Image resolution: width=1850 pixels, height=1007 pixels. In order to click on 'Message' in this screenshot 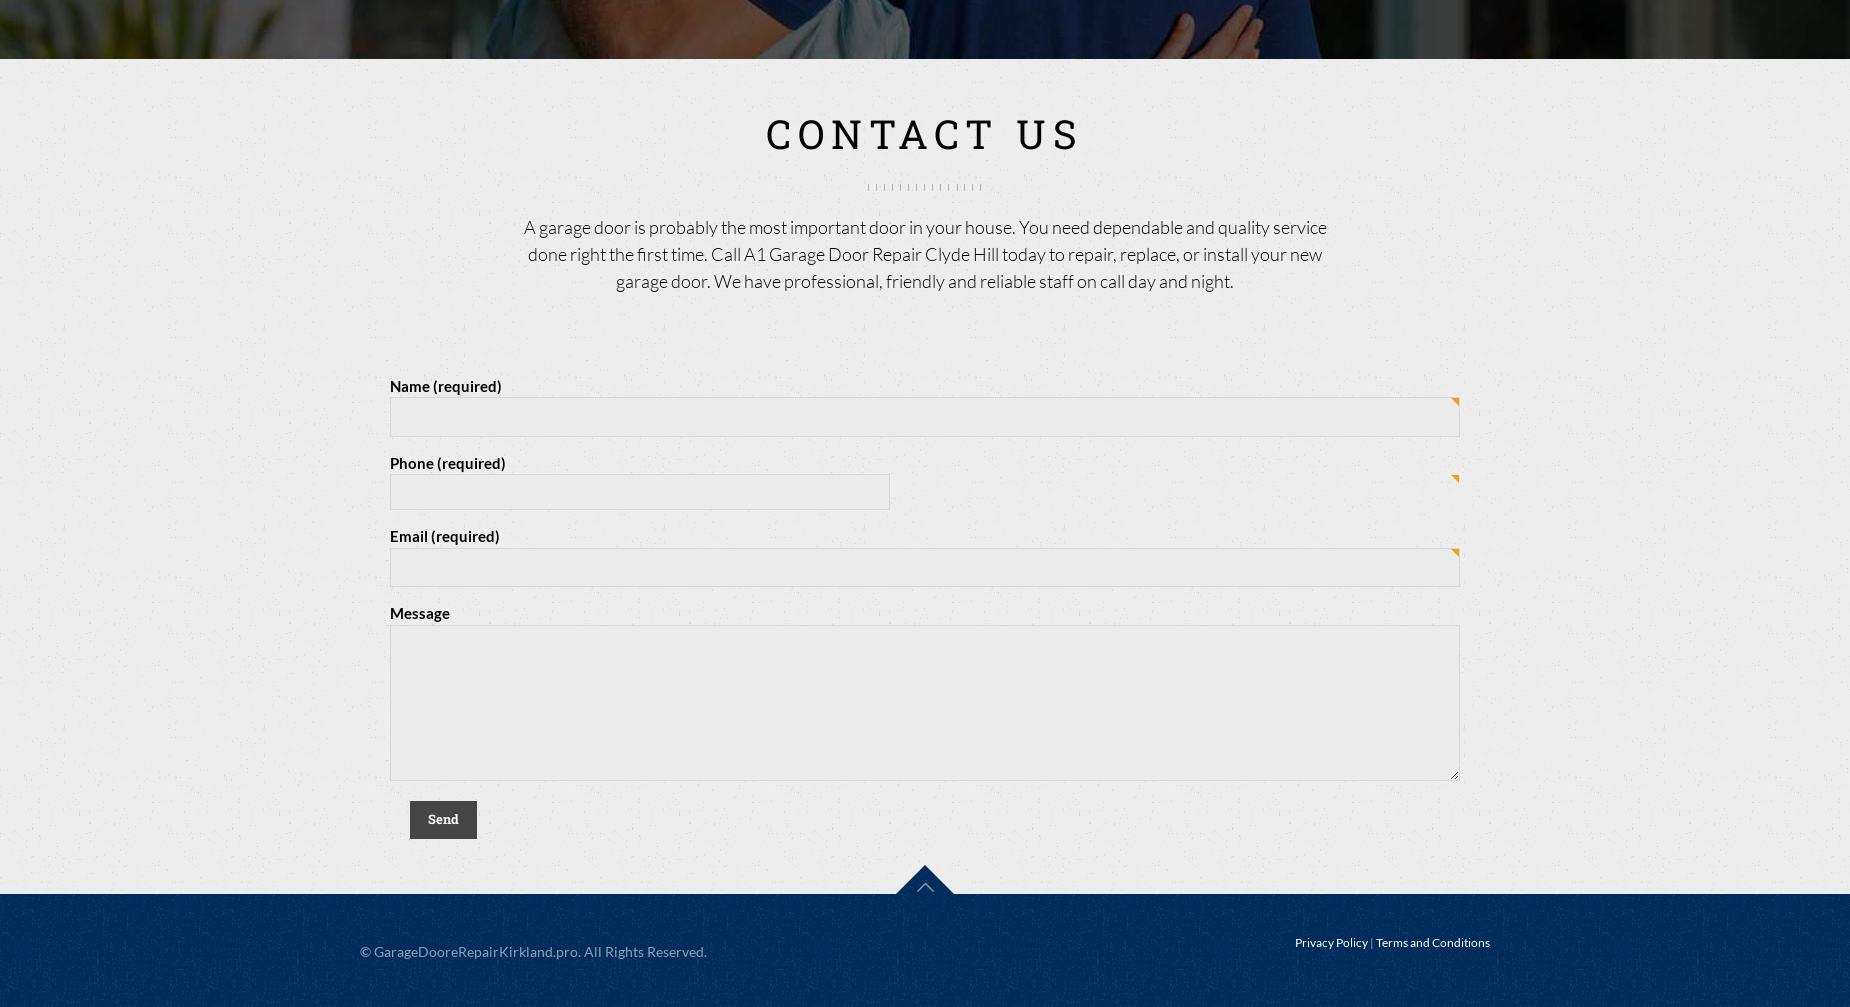, I will do `click(418, 611)`.